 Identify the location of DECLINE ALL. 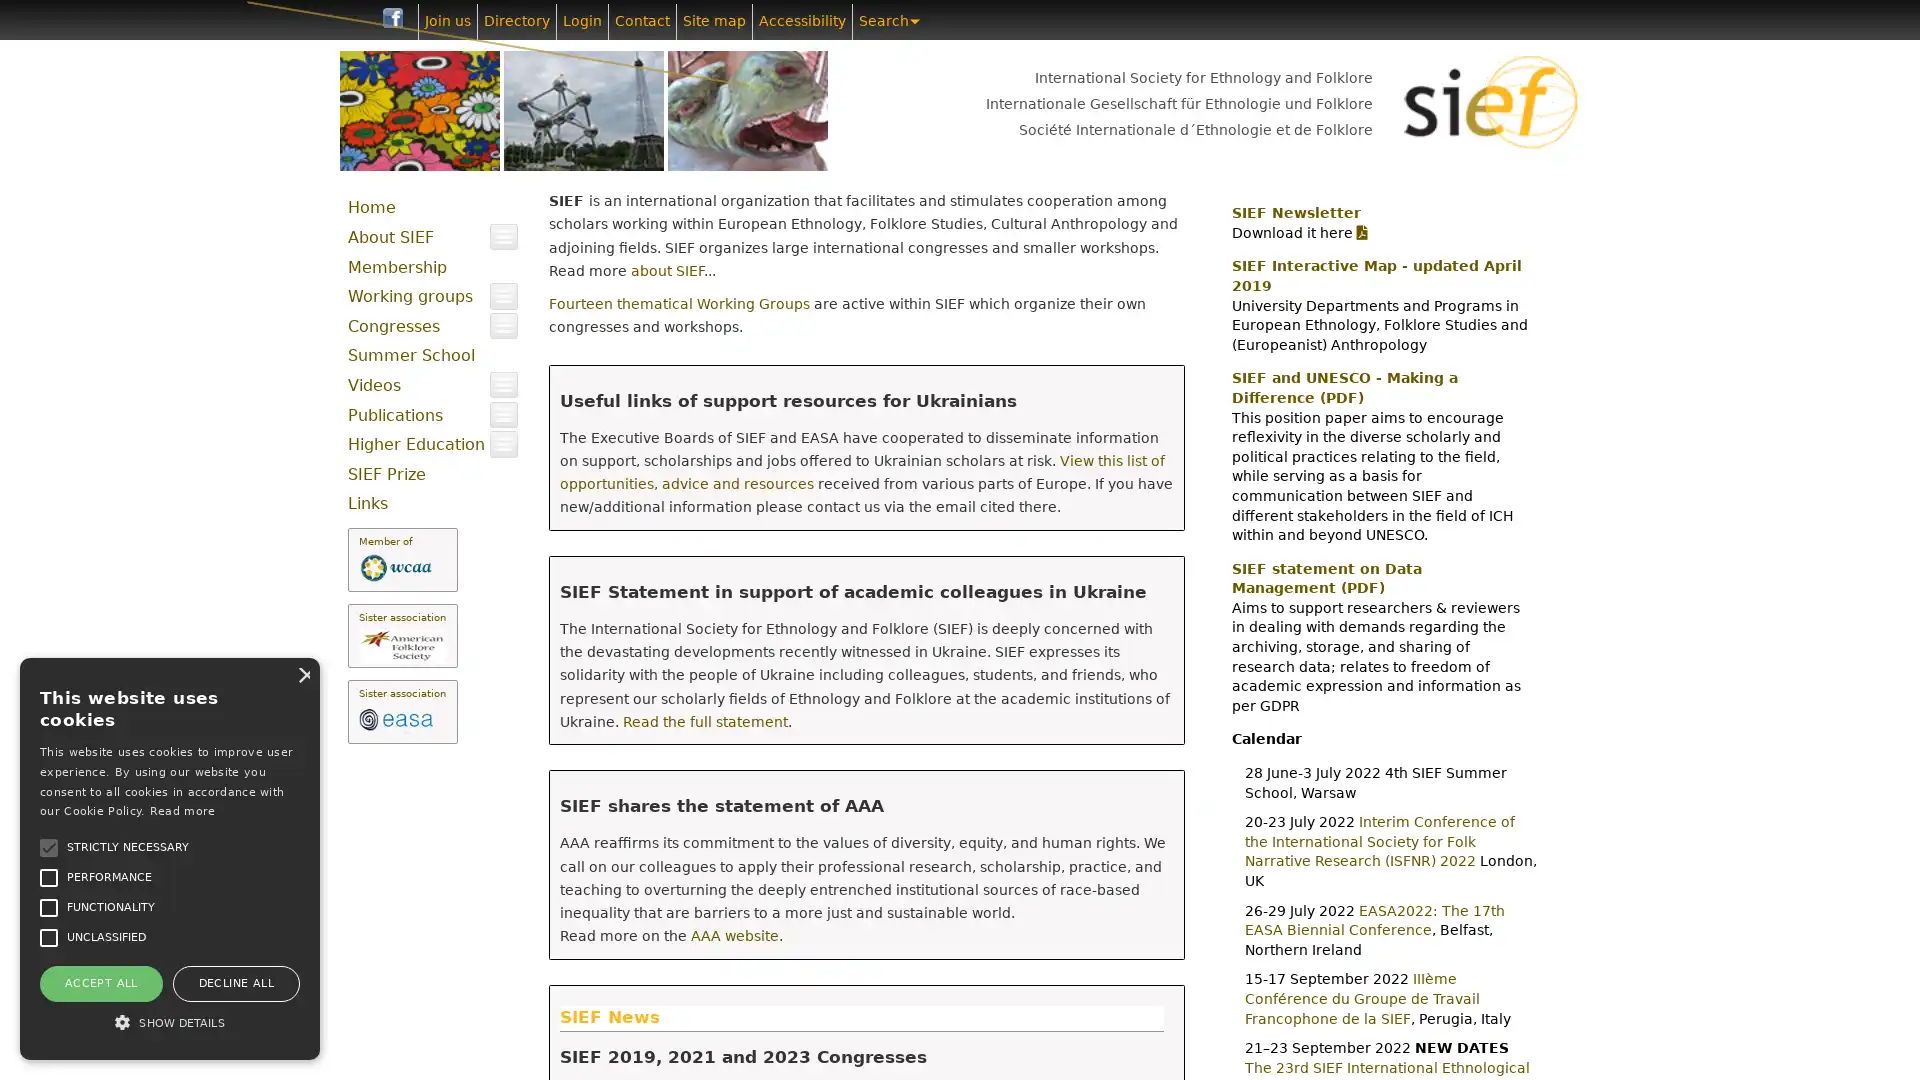
(235, 982).